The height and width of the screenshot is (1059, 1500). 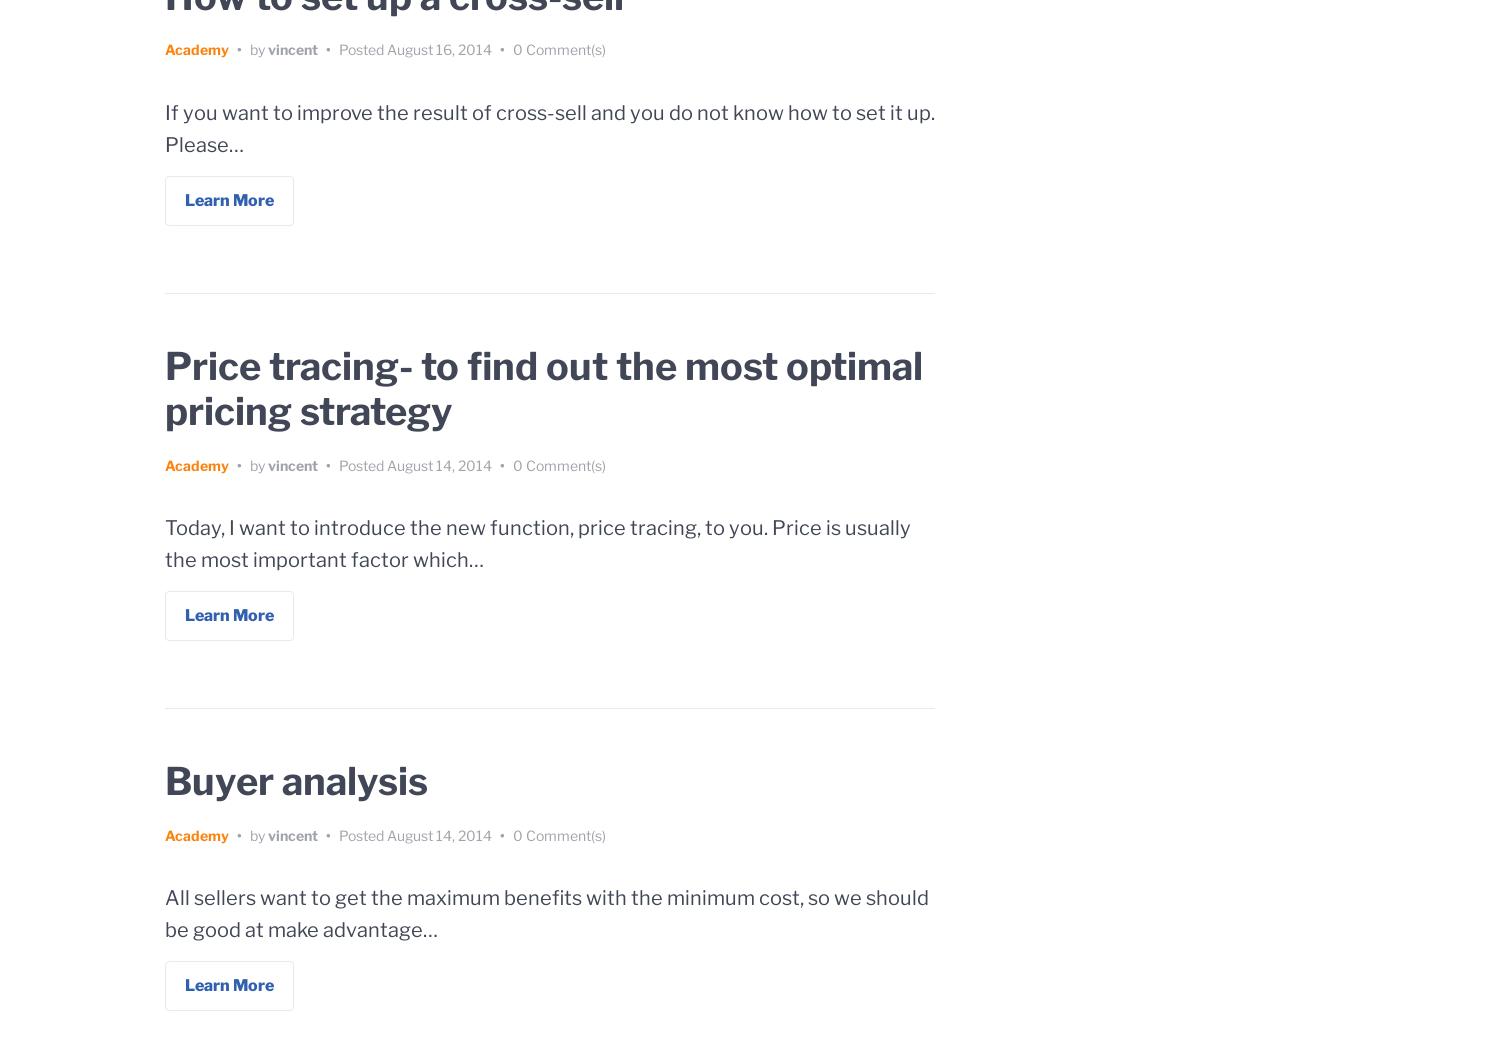 What do you see at coordinates (165, 543) in the screenshot?
I see `'Today, I want to introduce the new function, price tracing, to you. Price is usually the most important factor which…'` at bounding box center [165, 543].